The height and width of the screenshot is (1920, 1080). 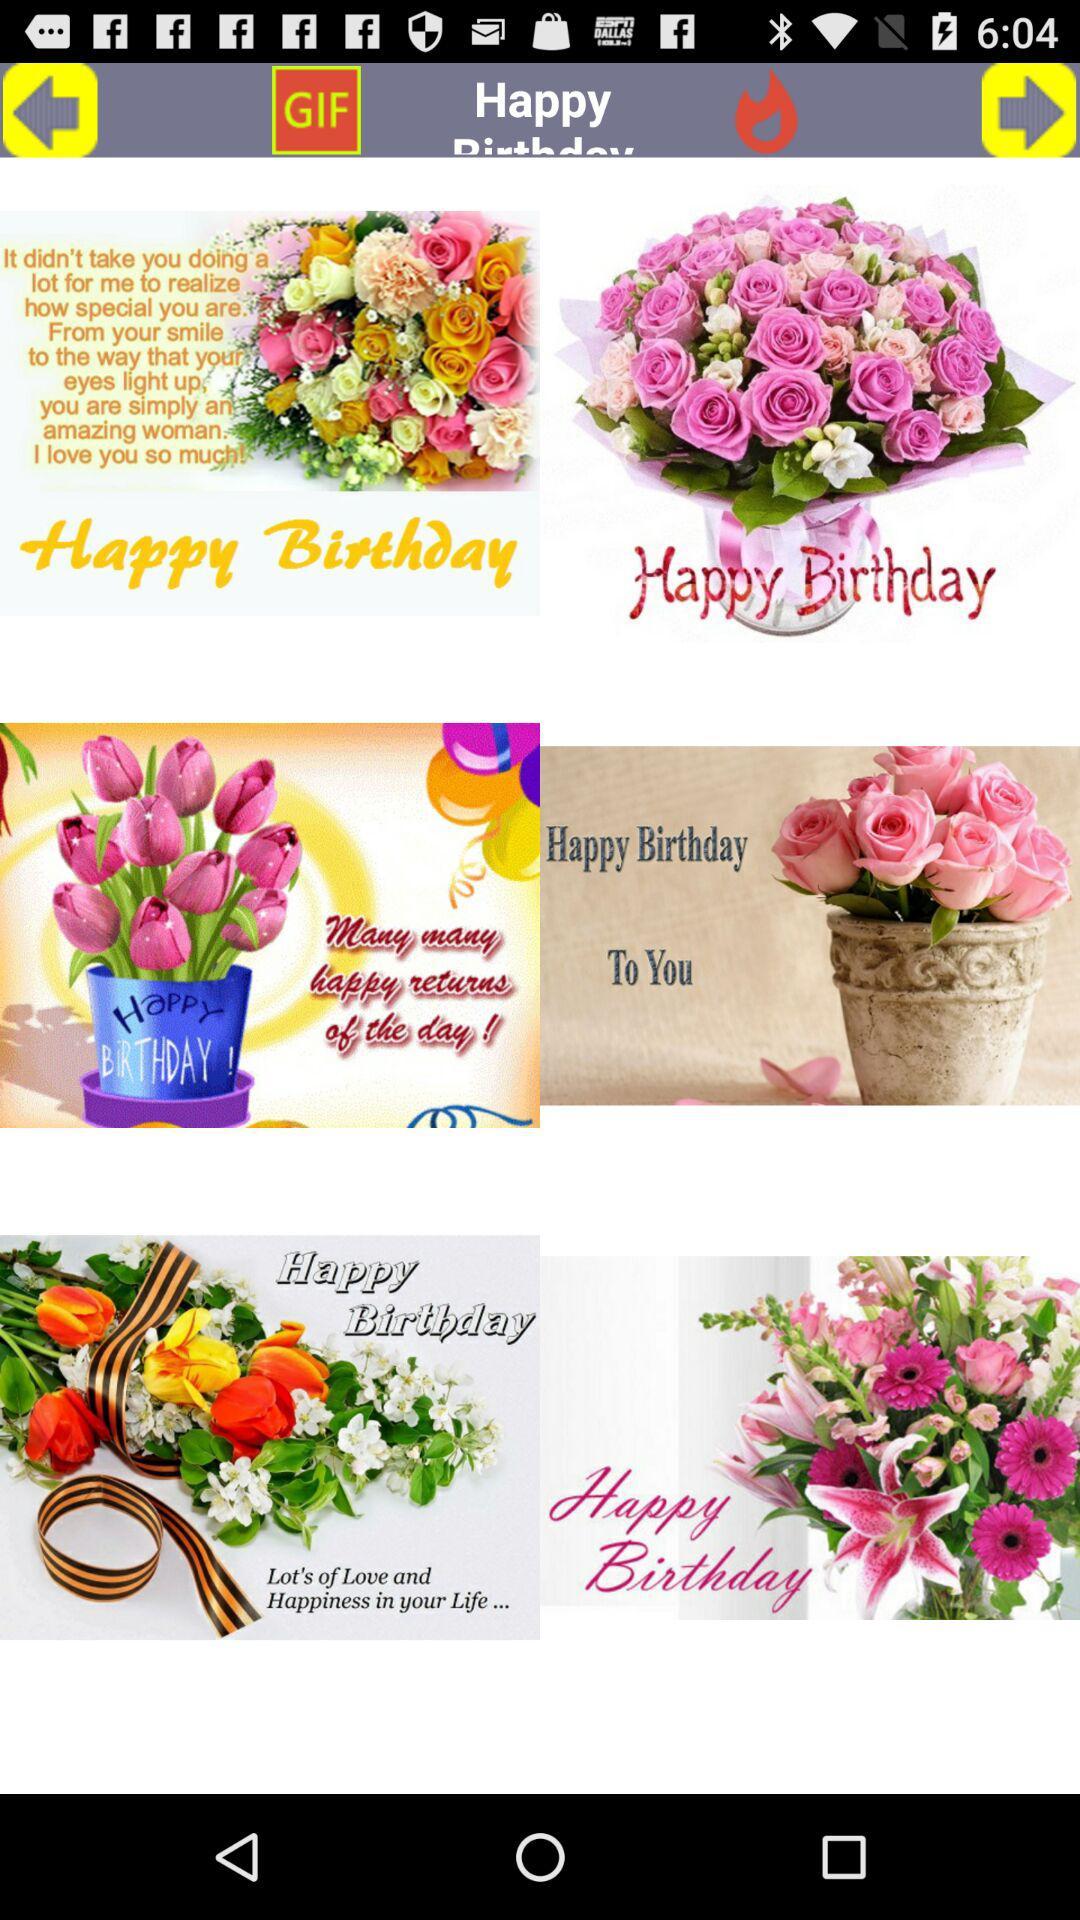 I want to click on card image option, so click(x=810, y=412).